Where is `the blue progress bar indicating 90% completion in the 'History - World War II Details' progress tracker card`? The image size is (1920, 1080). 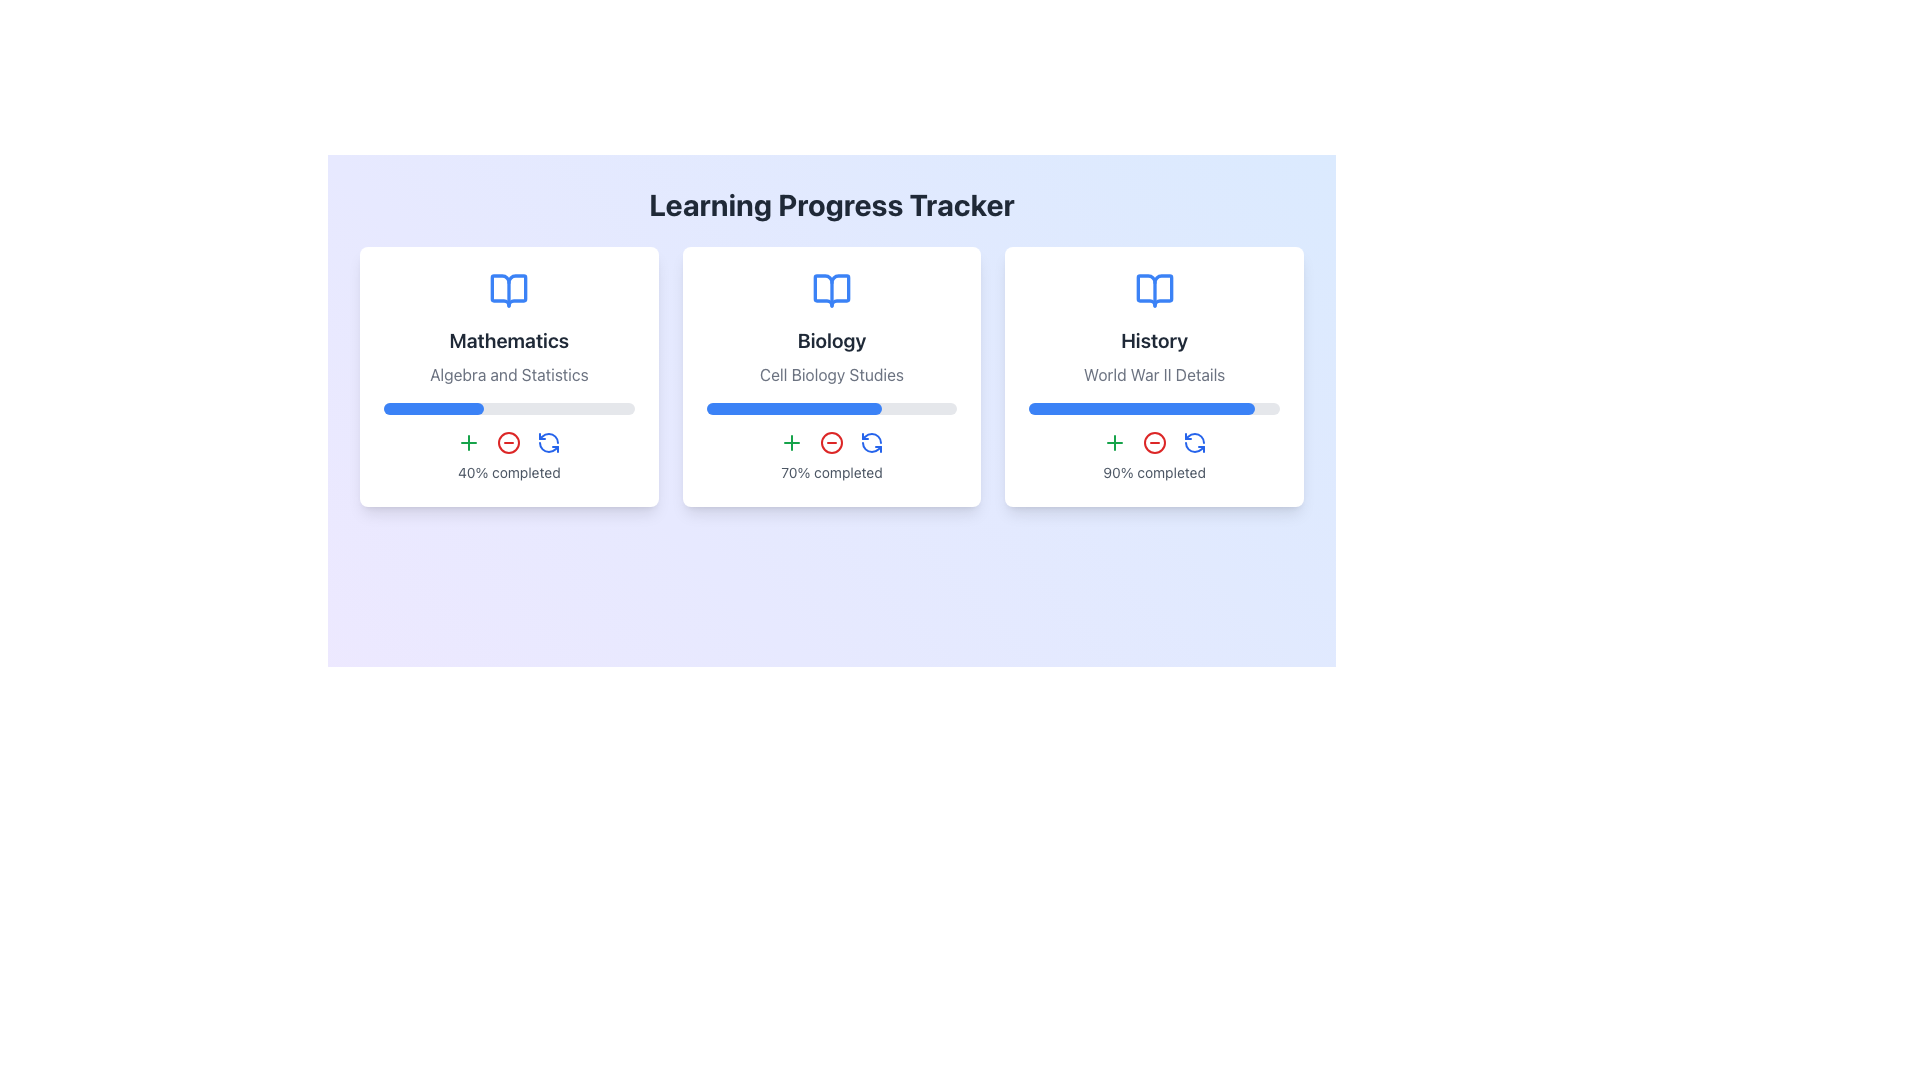 the blue progress bar indicating 90% completion in the 'History - World War II Details' progress tracker card is located at coordinates (1142, 407).